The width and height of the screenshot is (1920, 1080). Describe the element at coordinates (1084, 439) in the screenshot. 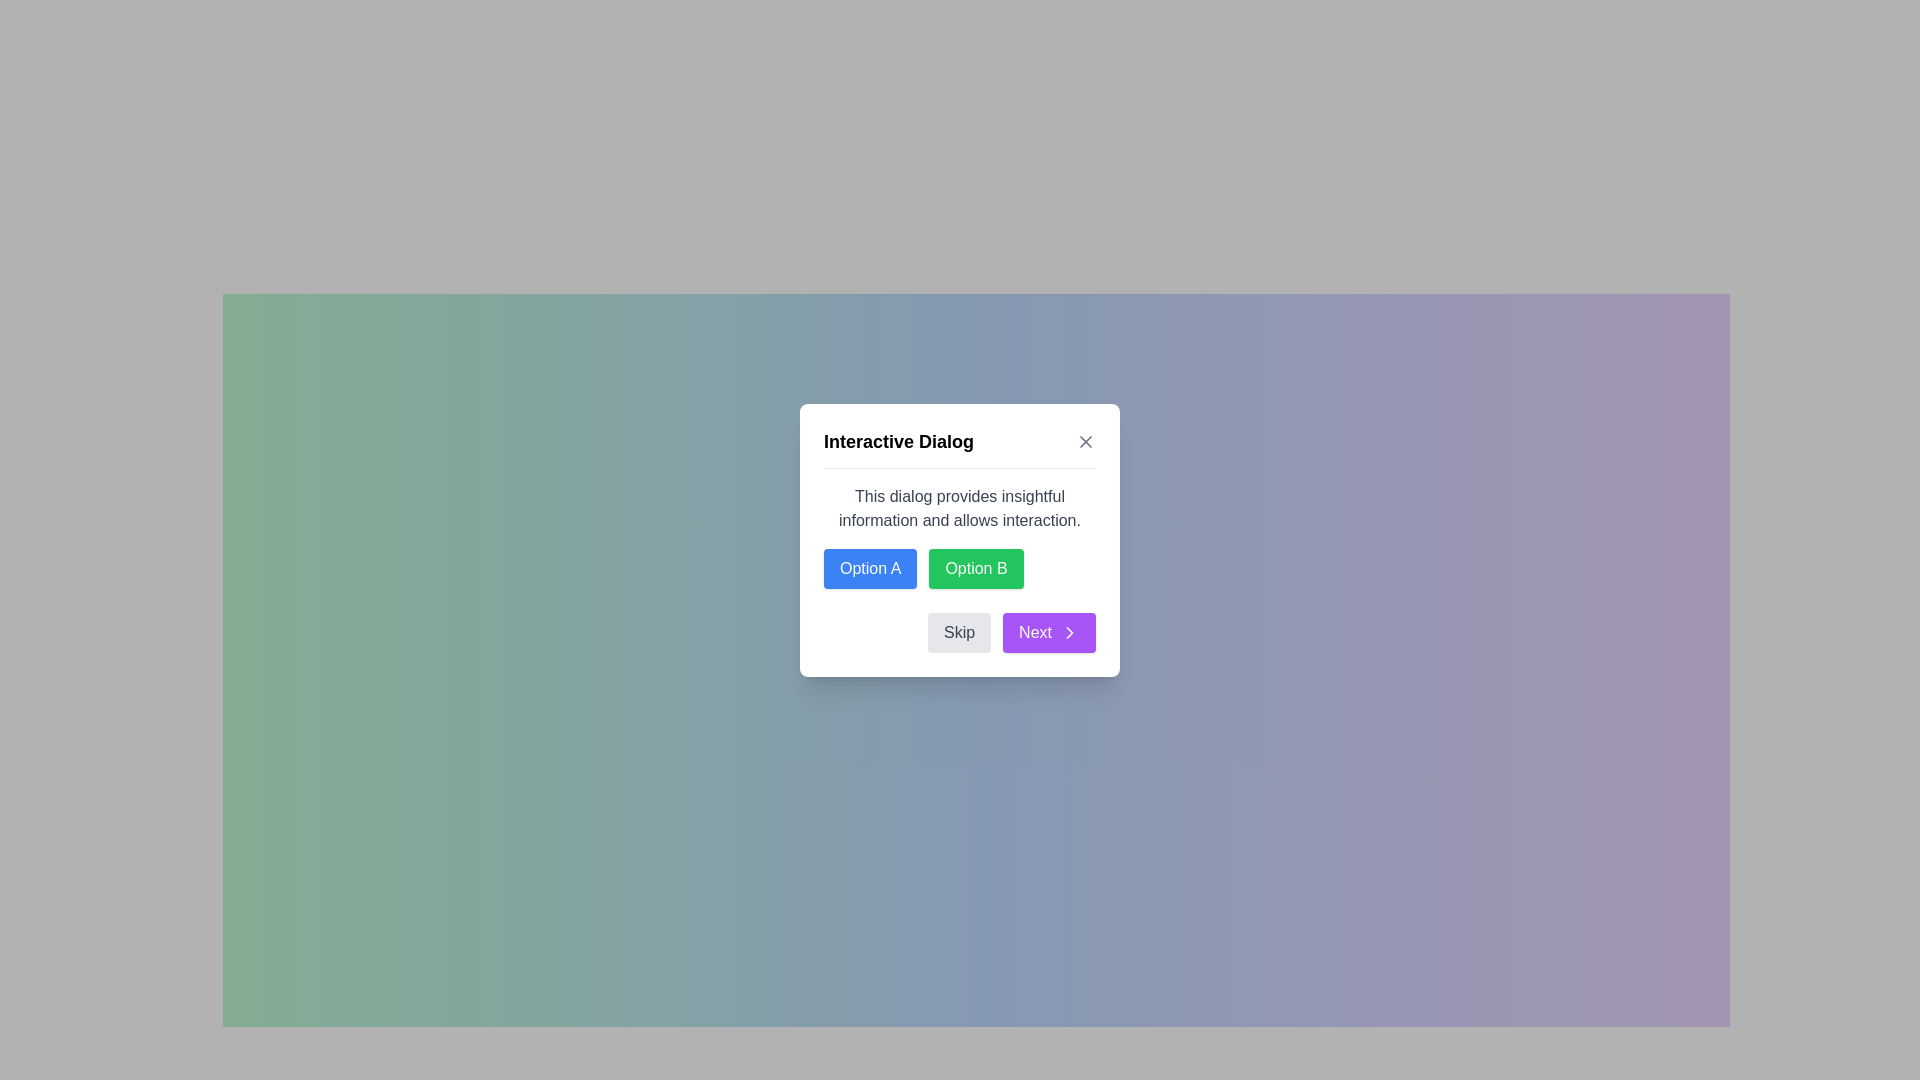

I see `the Close button represented by a minimalist gray square with an 'X' icon located in the top-right corner of the 'Interactive Dialog'` at that location.